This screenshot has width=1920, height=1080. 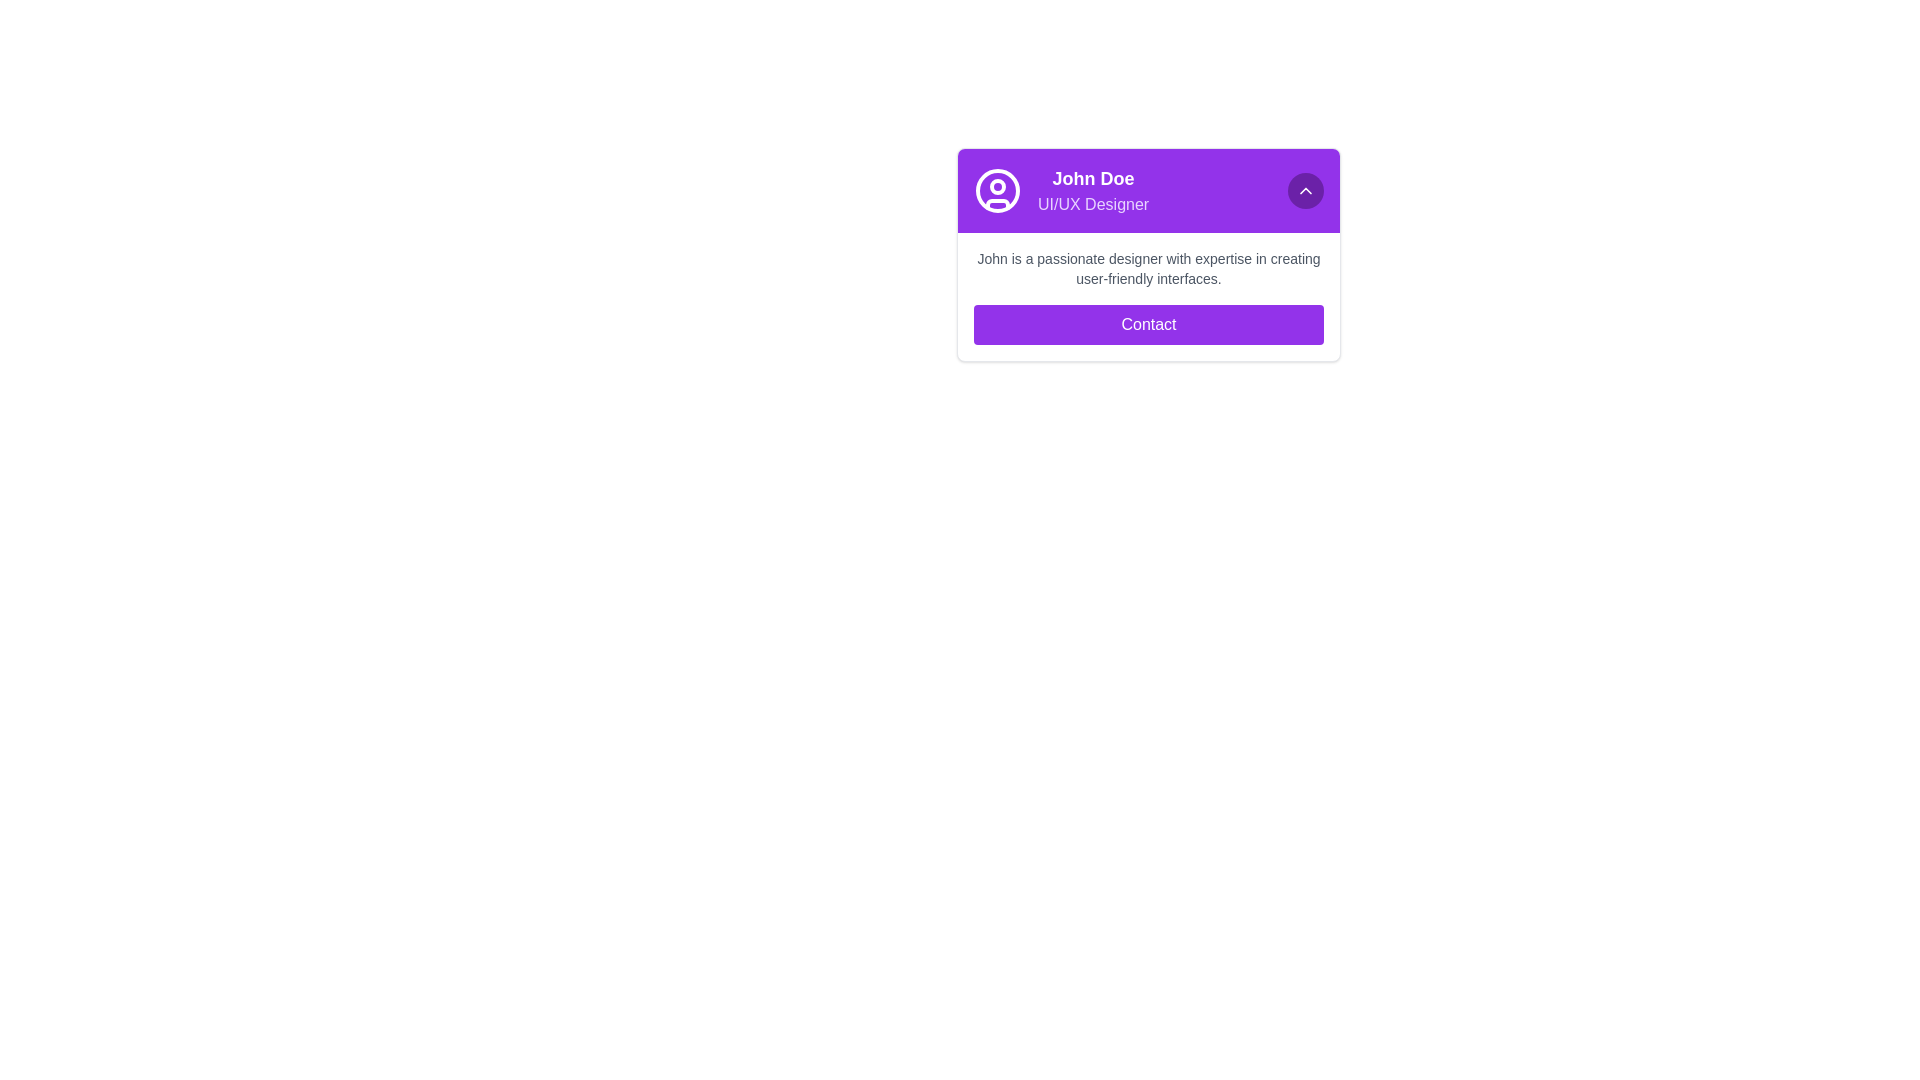 I want to click on the text block that states 'John is a passionate designer with expertise in creating user-friendly interfaces.' positioned prominently below the heading 'John Doe' and above the 'Contact' button, so click(x=1148, y=268).